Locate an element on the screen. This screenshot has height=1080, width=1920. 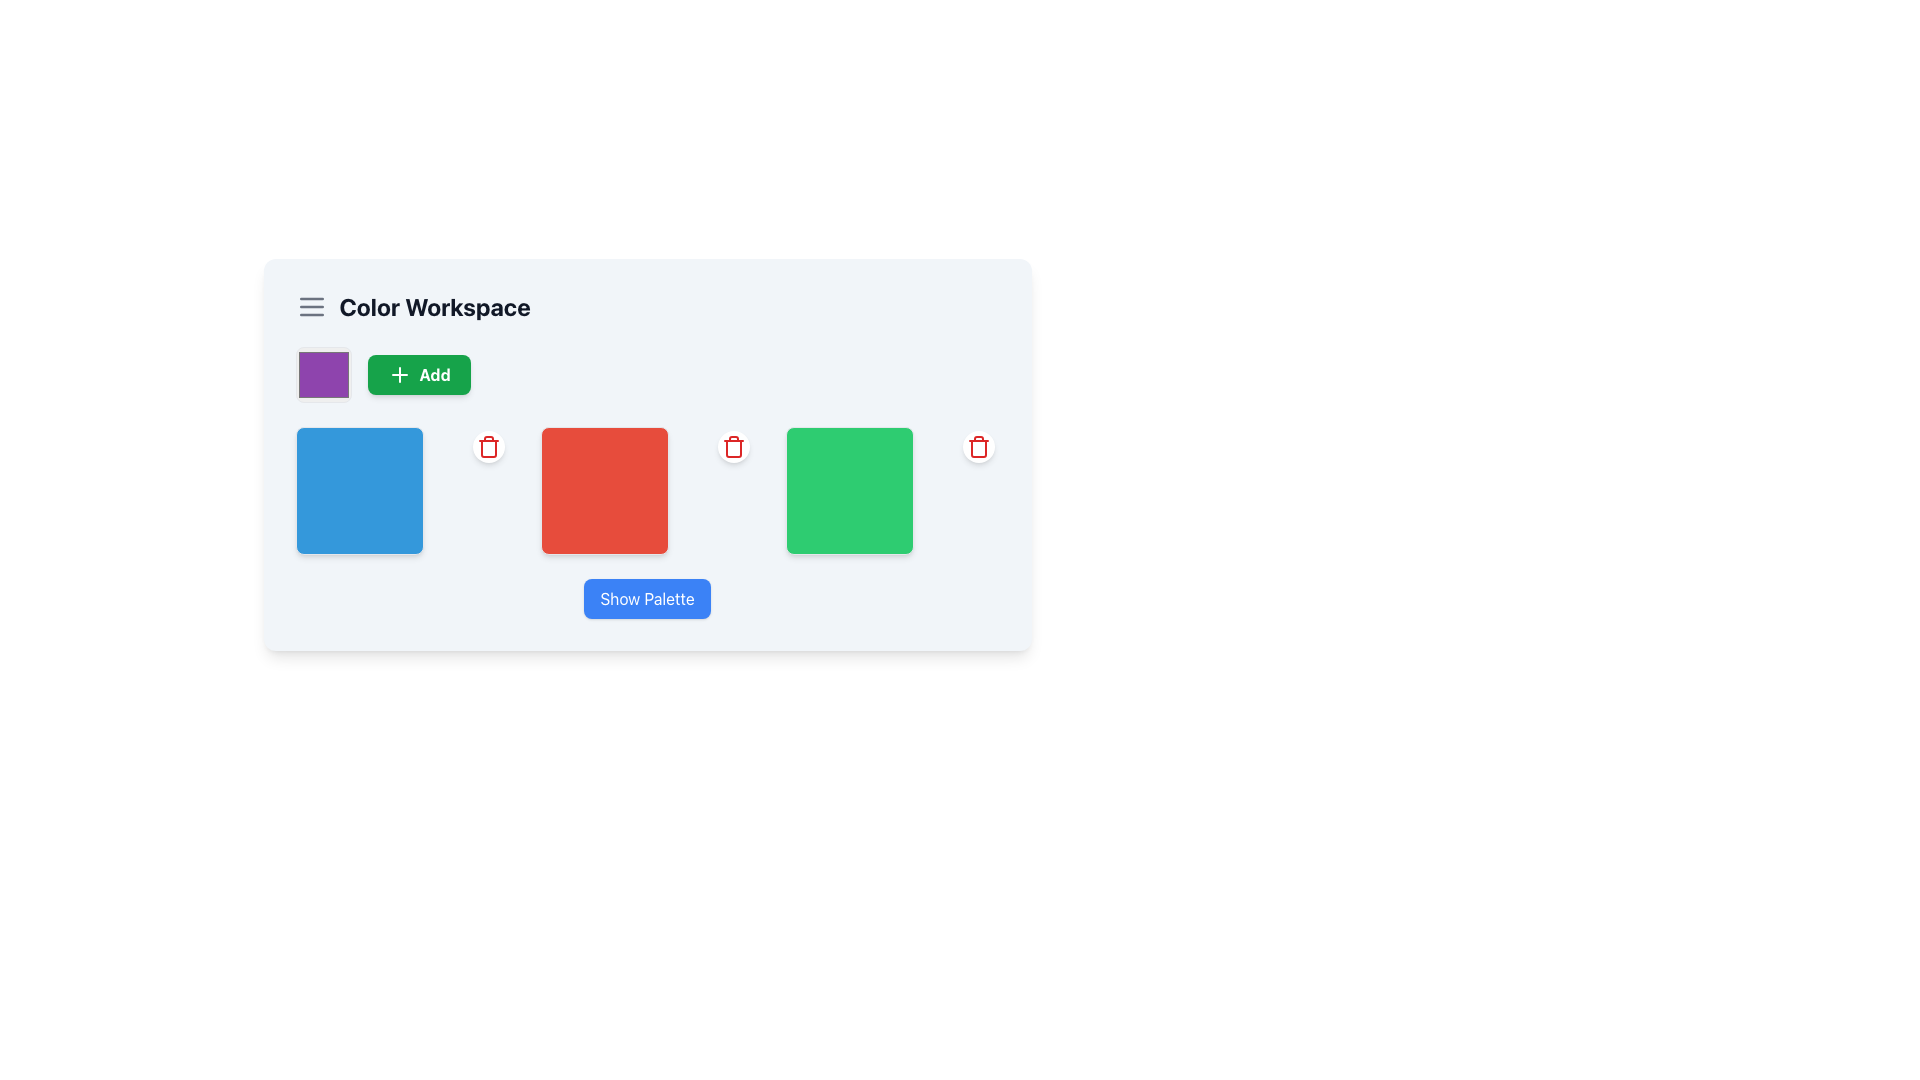
the large dark gray hamburger menu icon located at the top-left corner of the interface is located at coordinates (310, 307).